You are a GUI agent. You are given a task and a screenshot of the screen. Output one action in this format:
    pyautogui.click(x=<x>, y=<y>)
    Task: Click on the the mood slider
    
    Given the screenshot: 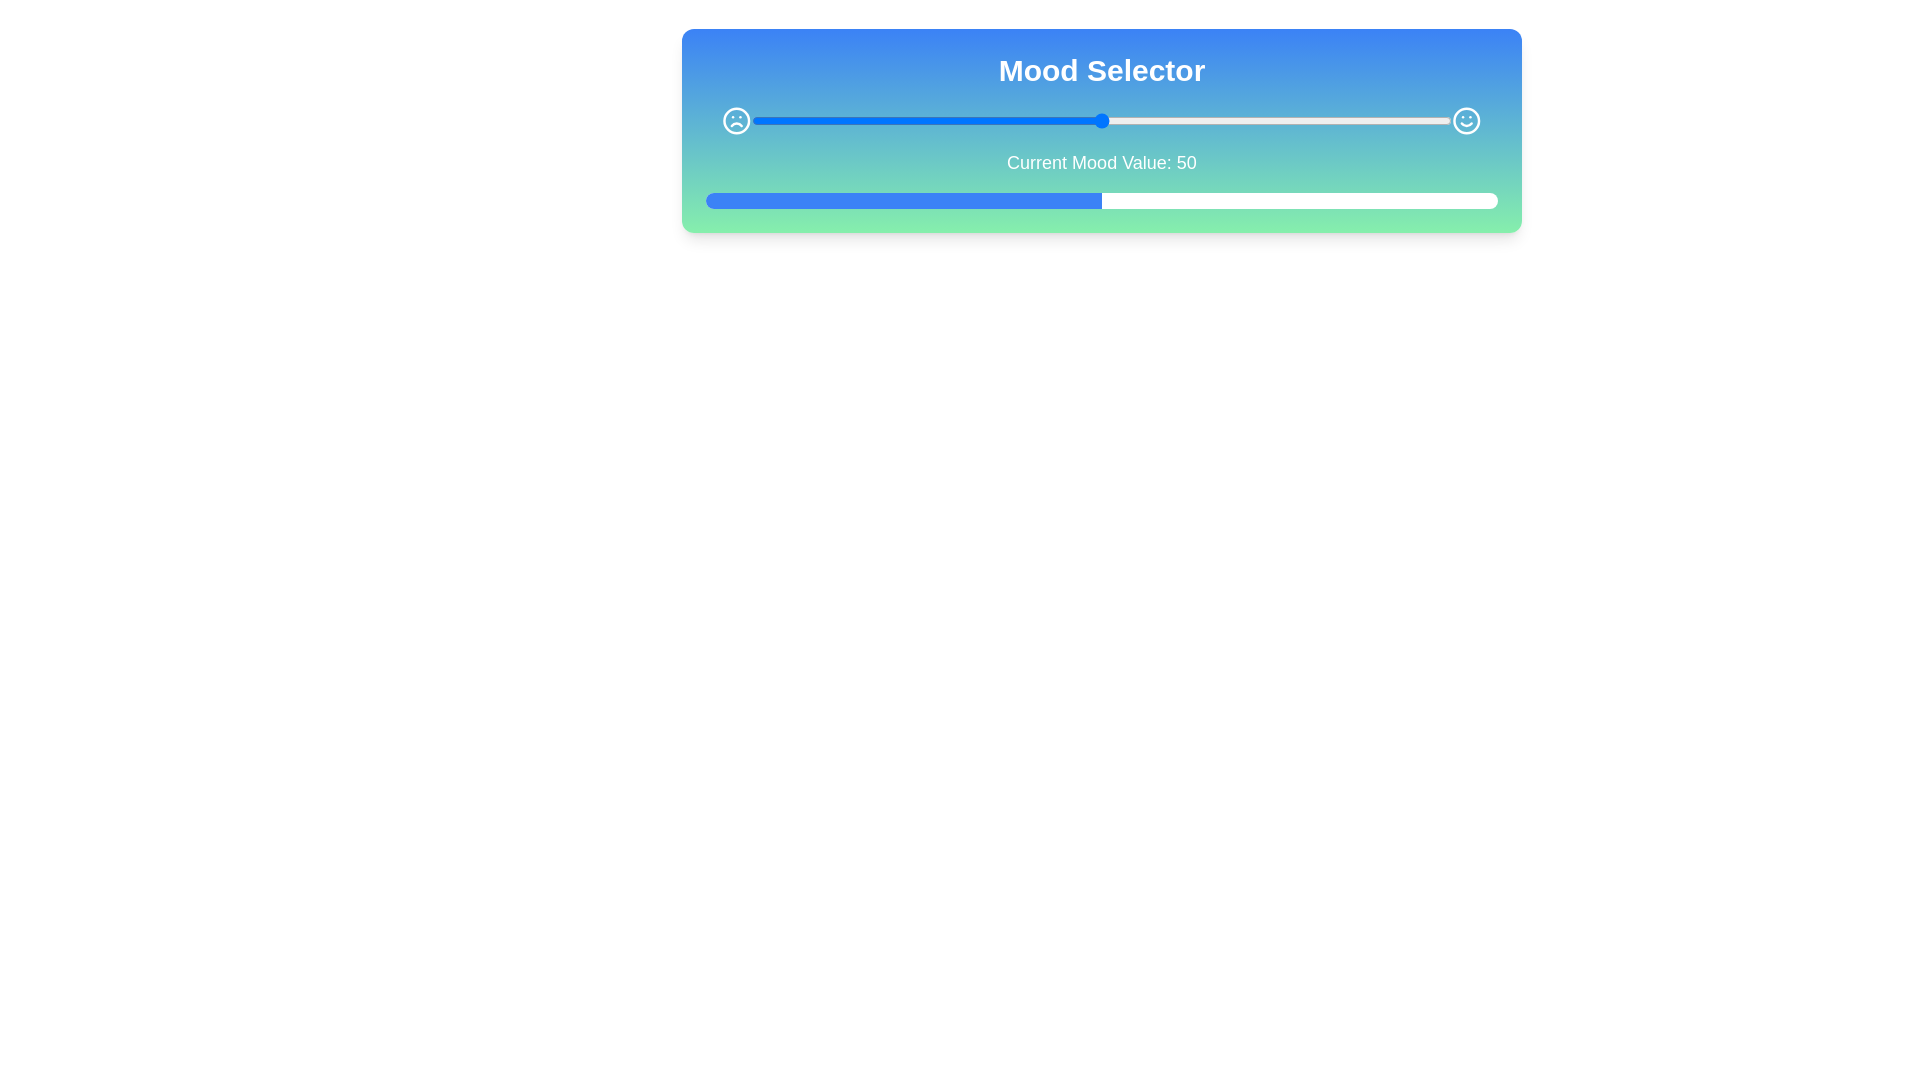 What is the action you would take?
    pyautogui.click(x=890, y=120)
    